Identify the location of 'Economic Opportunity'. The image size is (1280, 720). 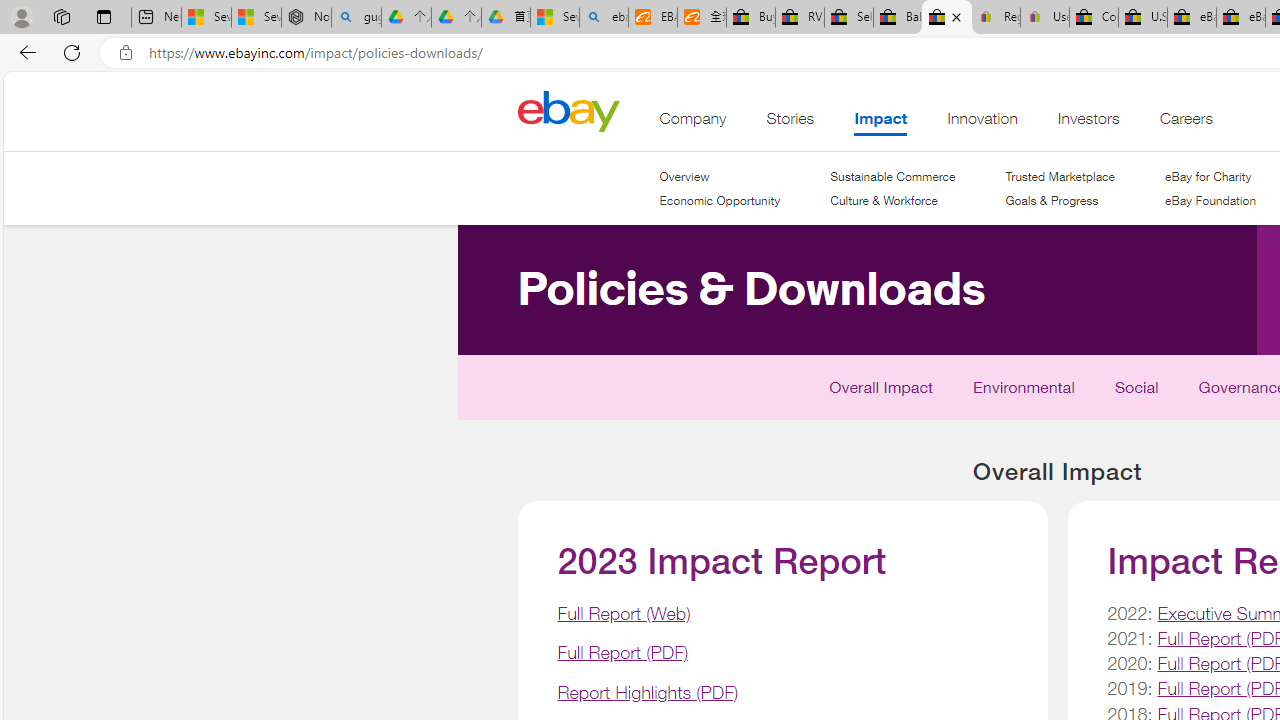
(720, 201).